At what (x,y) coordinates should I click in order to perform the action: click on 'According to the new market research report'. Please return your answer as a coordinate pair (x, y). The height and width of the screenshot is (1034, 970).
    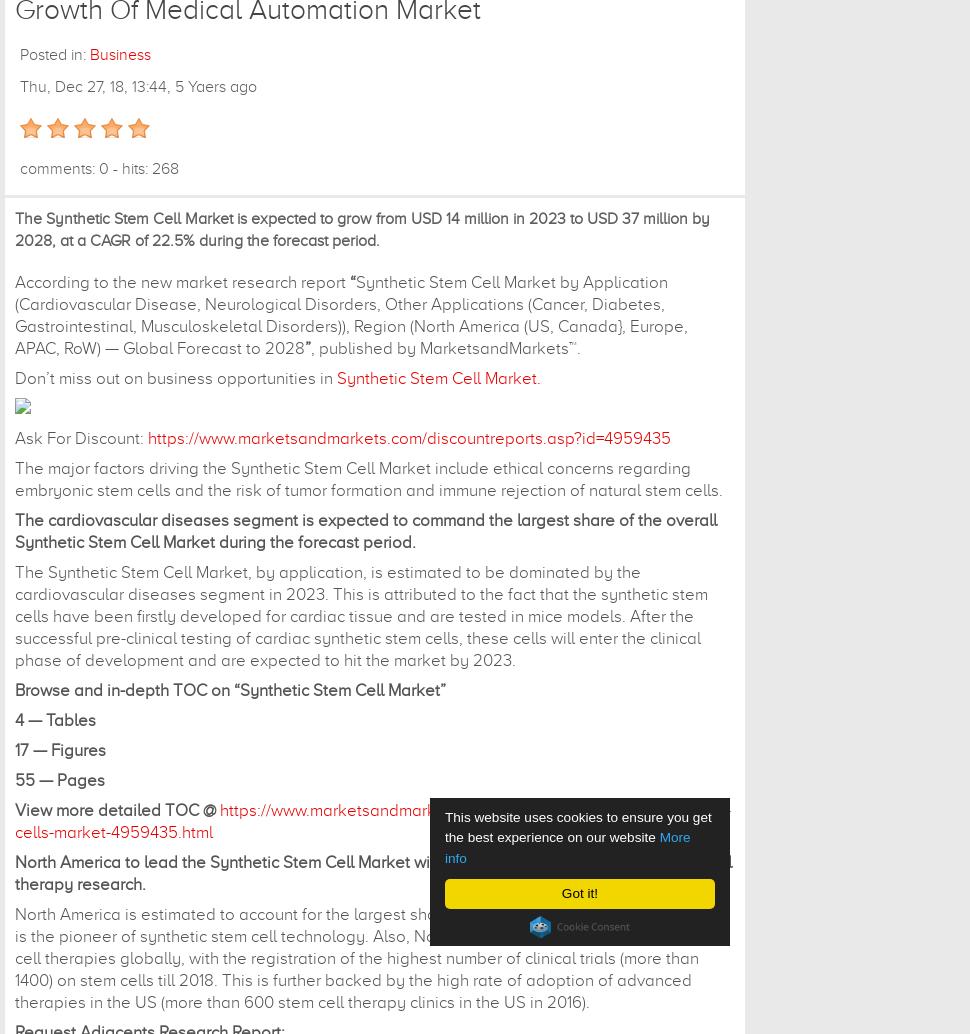
    Looking at the image, I should click on (181, 281).